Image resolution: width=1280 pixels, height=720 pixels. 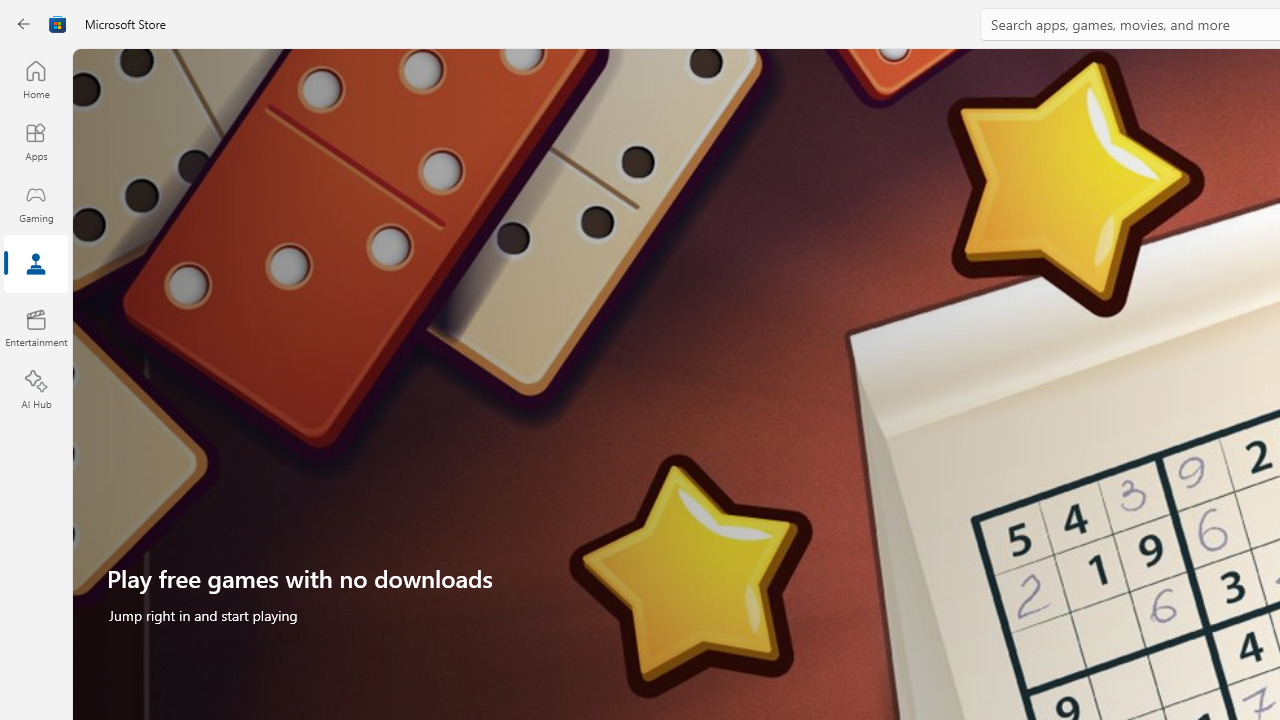 What do you see at coordinates (35, 78) in the screenshot?
I see `'Home'` at bounding box center [35, 78].